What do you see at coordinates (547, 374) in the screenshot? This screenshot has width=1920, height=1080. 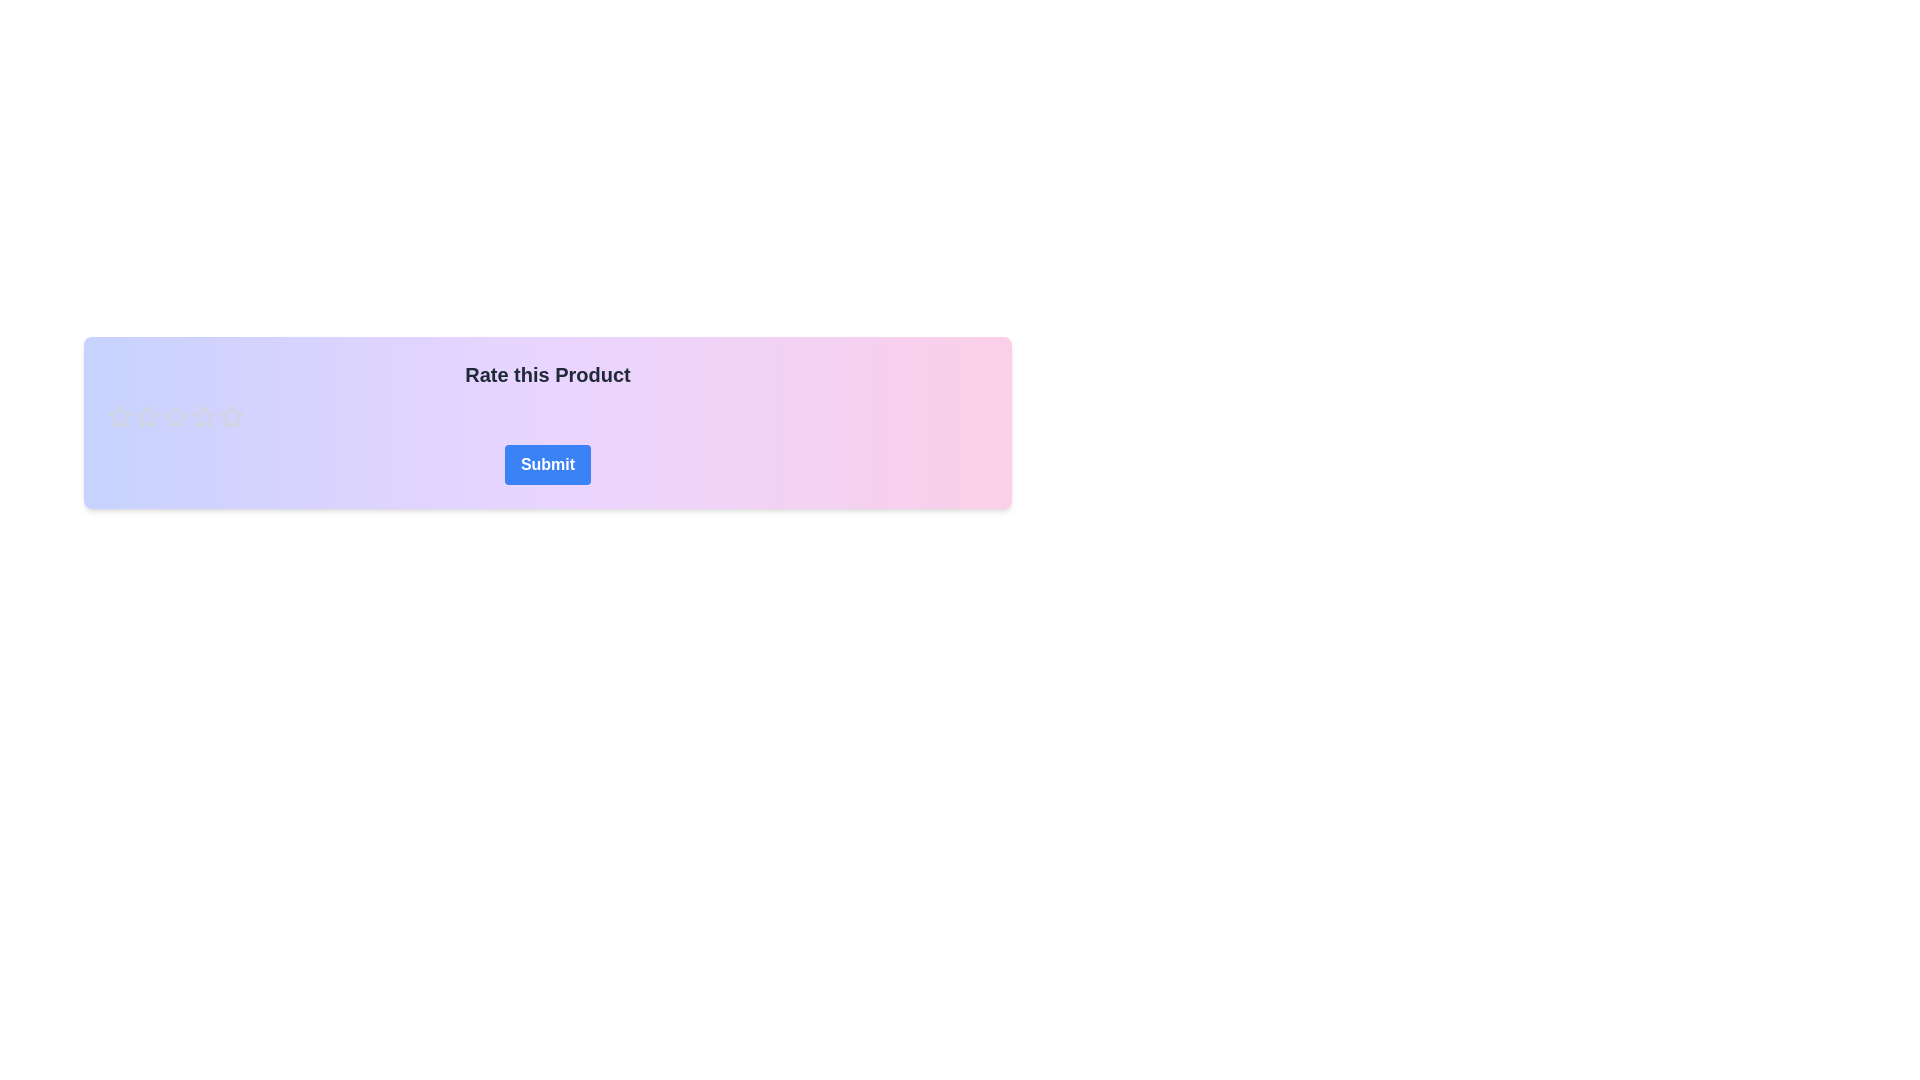 I see `the heading that guides the user to rate a product, positioned centrally above the star rating system` at bounding box center [547, 374].